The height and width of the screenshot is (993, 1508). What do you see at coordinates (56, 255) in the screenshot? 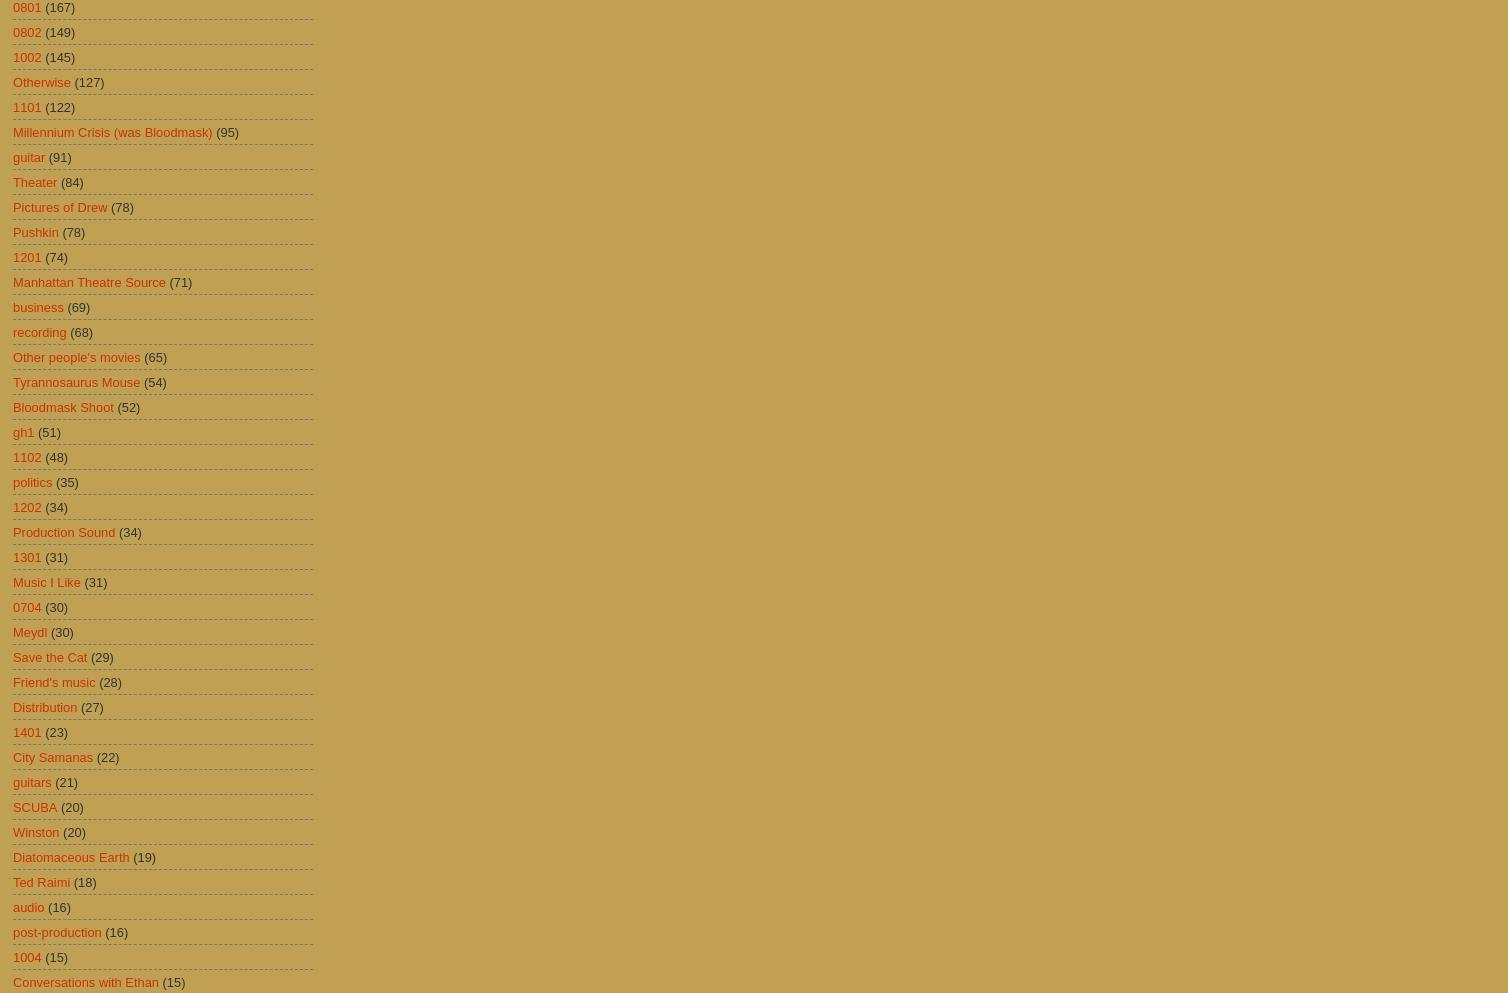
I see `'(74)'` at bounding box center [56, 255].